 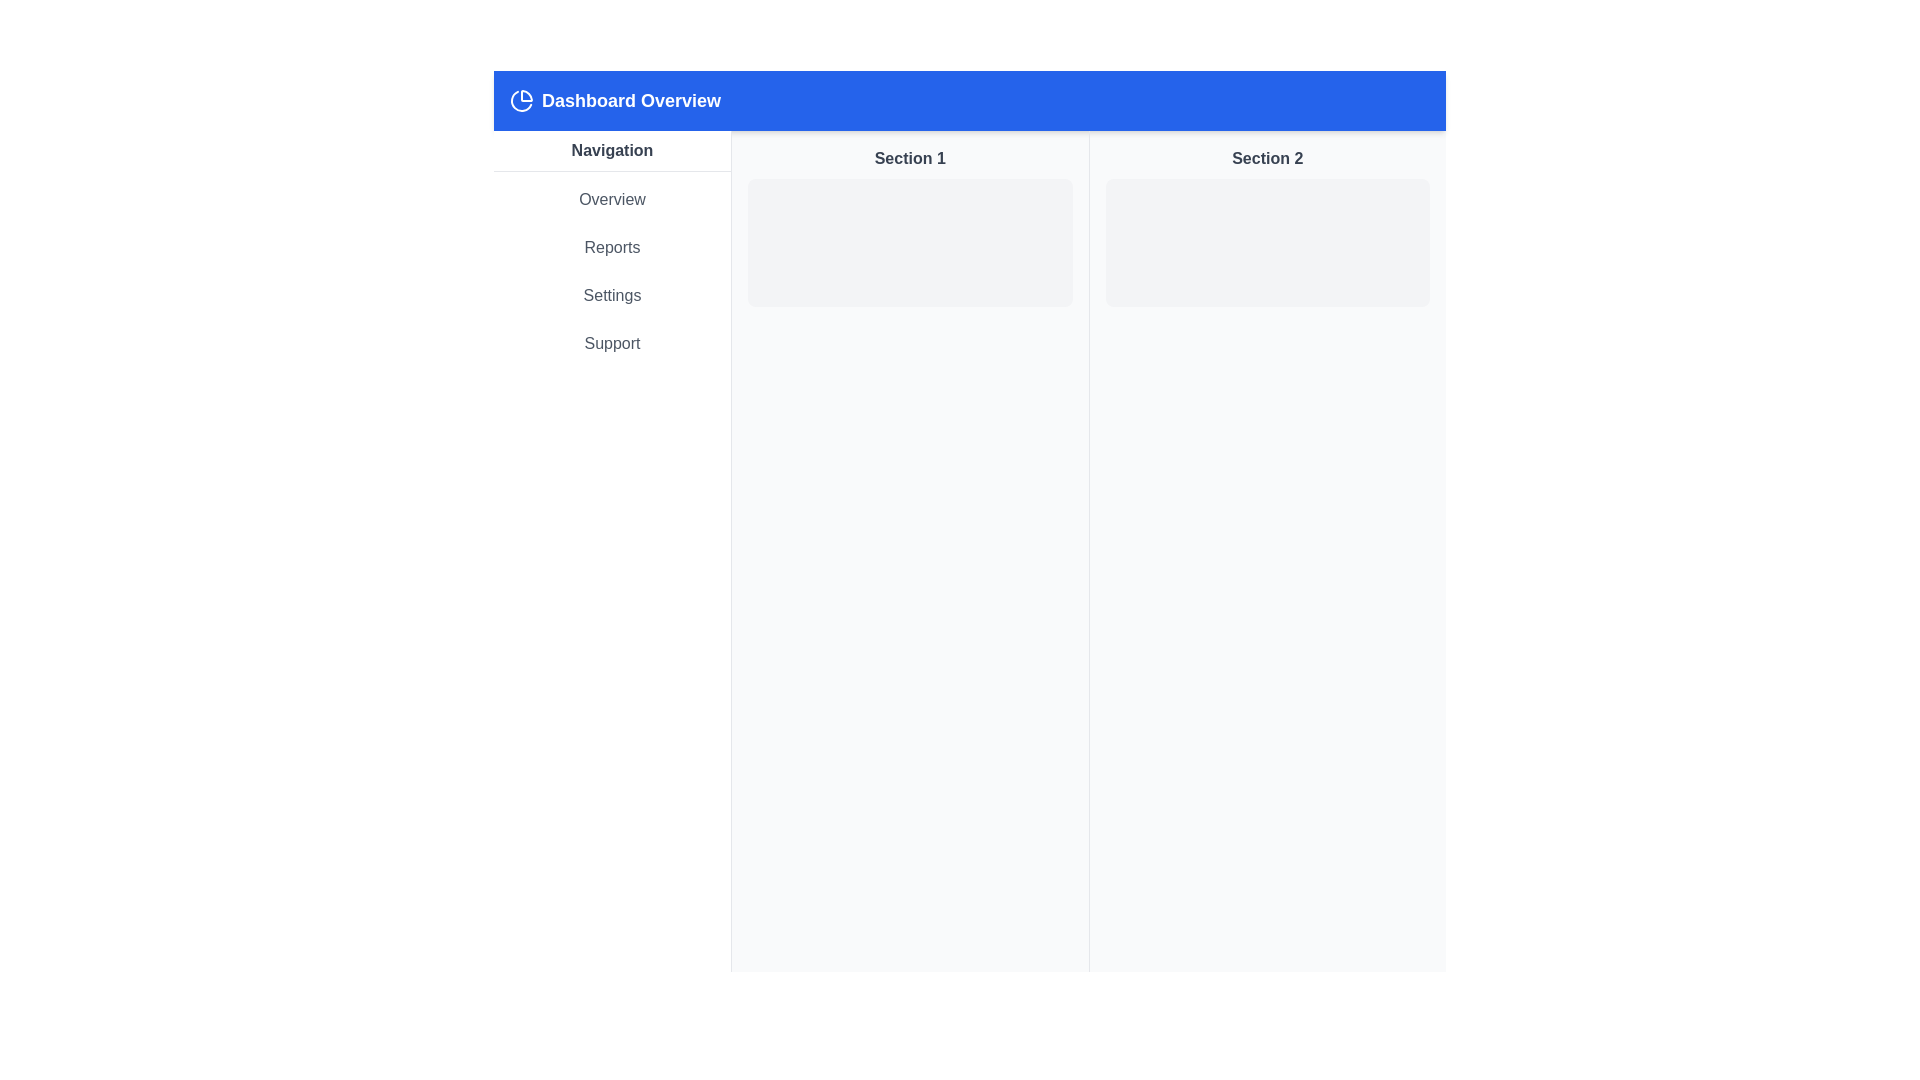 I want to click on the 'Overview' text label in the navigational sidebar, which is styled with a gray font on a white background and positioned above 'Reports', 'Settings', and 'Support', so click(x=611, y=200).